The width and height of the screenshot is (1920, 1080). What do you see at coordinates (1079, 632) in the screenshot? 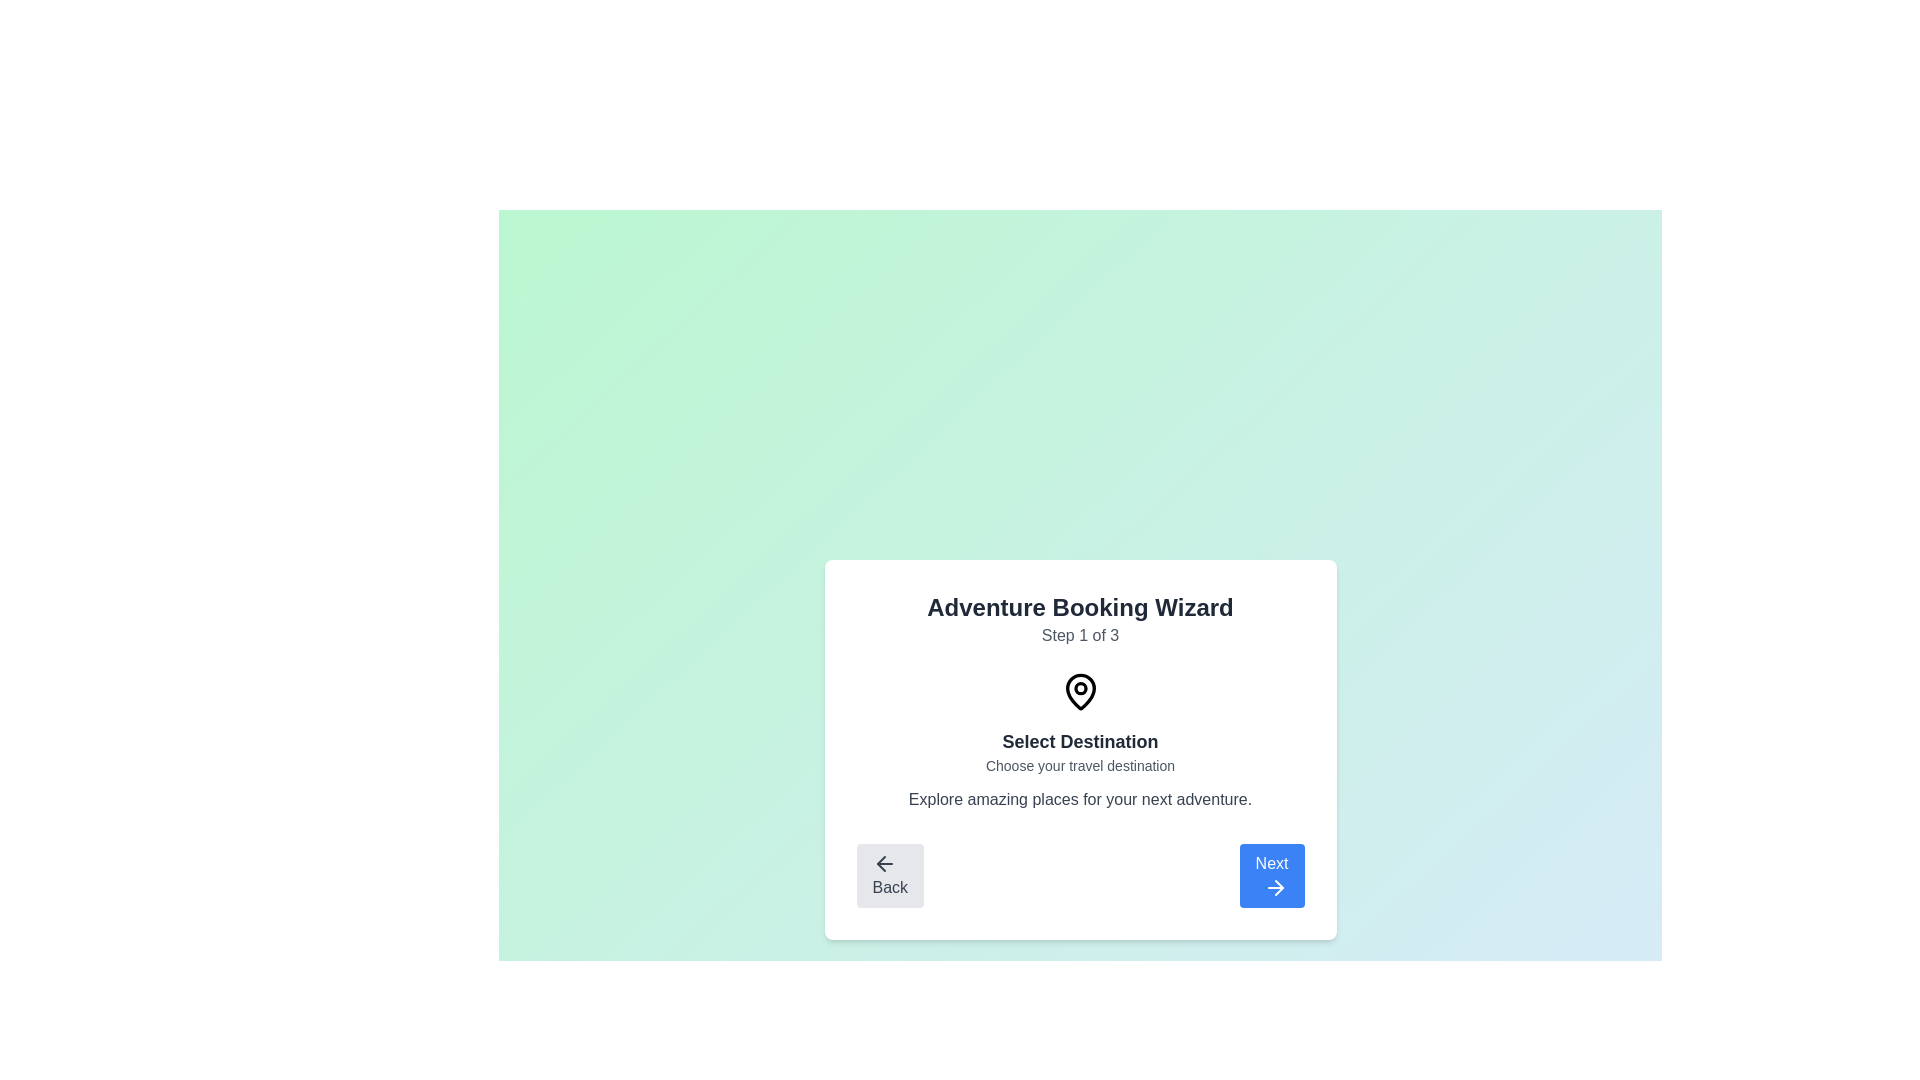
I see `the step progression displayed in the header of the 'Adventure Booking Wizard' card, which indicates 'Step 1 of 3'` at bounding box center [1079, 632].